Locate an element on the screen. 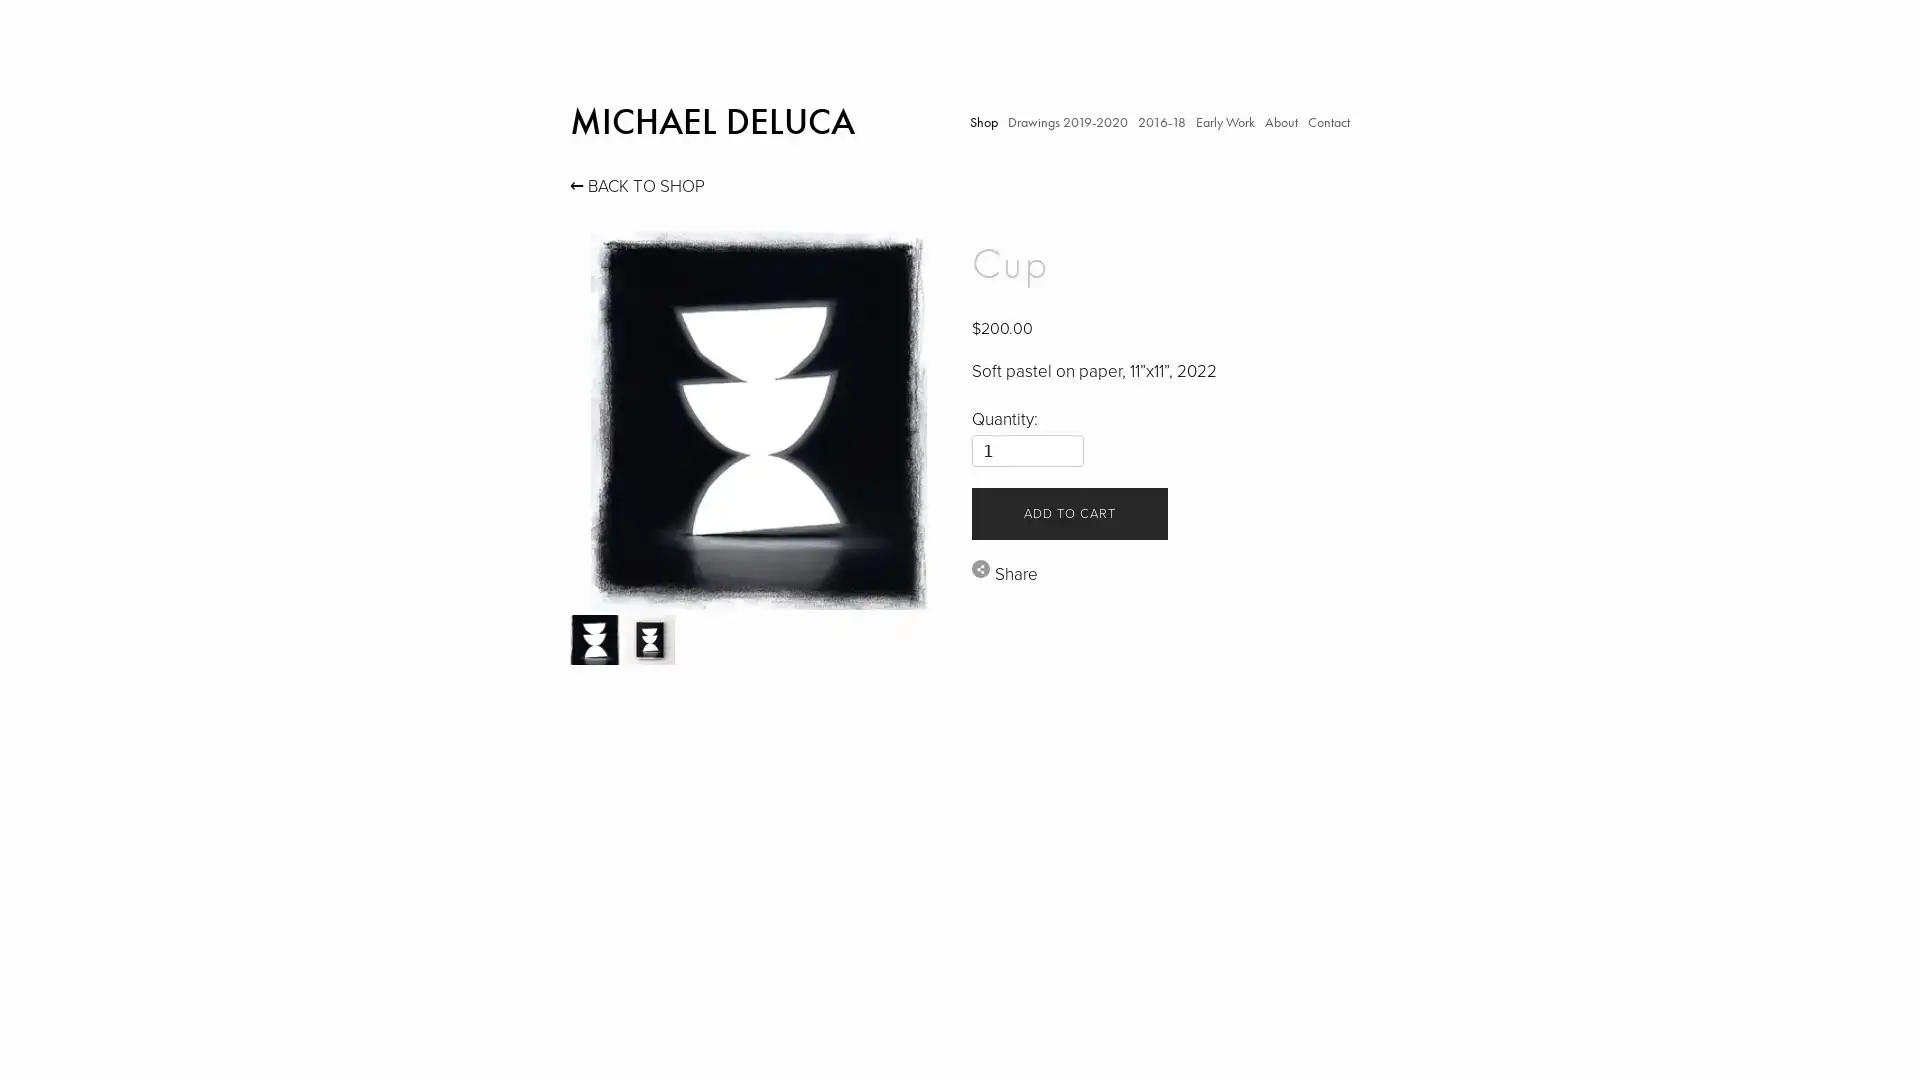 The height and width of the screenshot is (1080, 1920). ADD TO CART is located at coordinates (1068, 512).